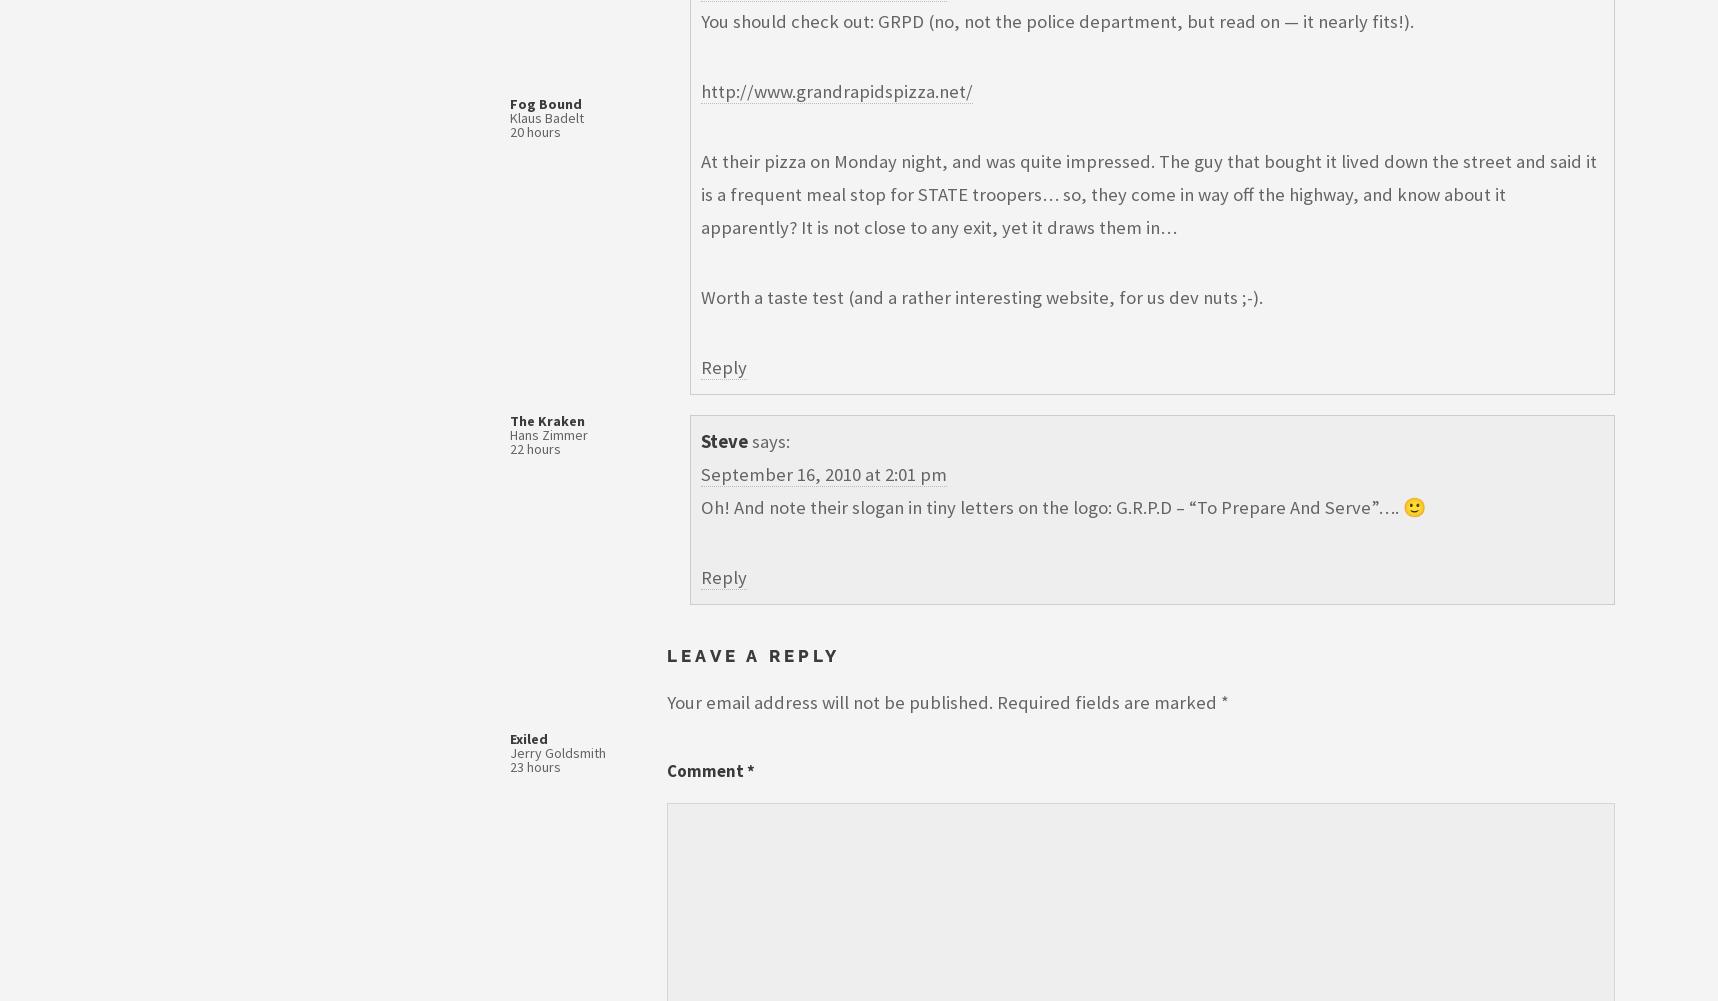 This screenshot has width=1718, height=1001. I want to click on 'Comment', so click(705, 770).